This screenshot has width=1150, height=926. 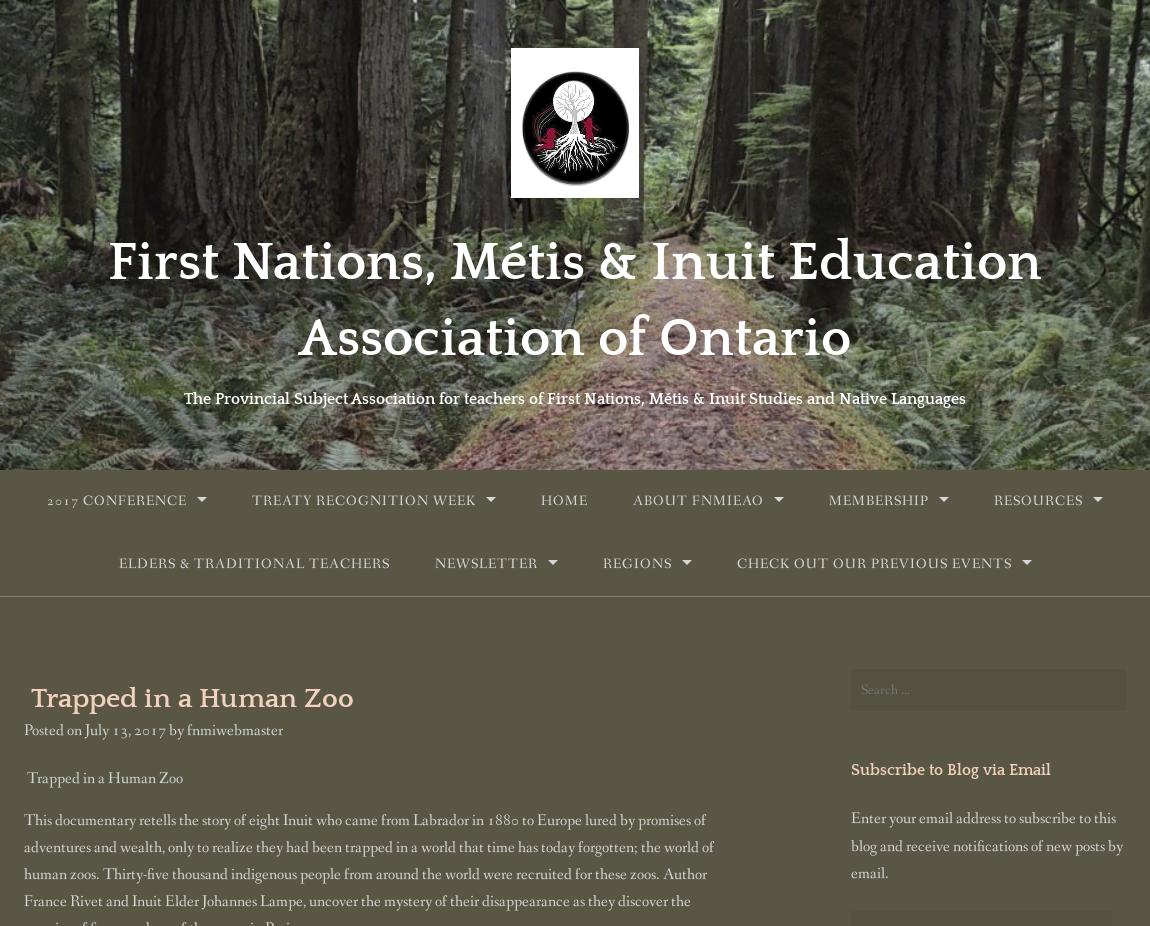 I want to click on 'Posted on', so click(x=53, y=729).